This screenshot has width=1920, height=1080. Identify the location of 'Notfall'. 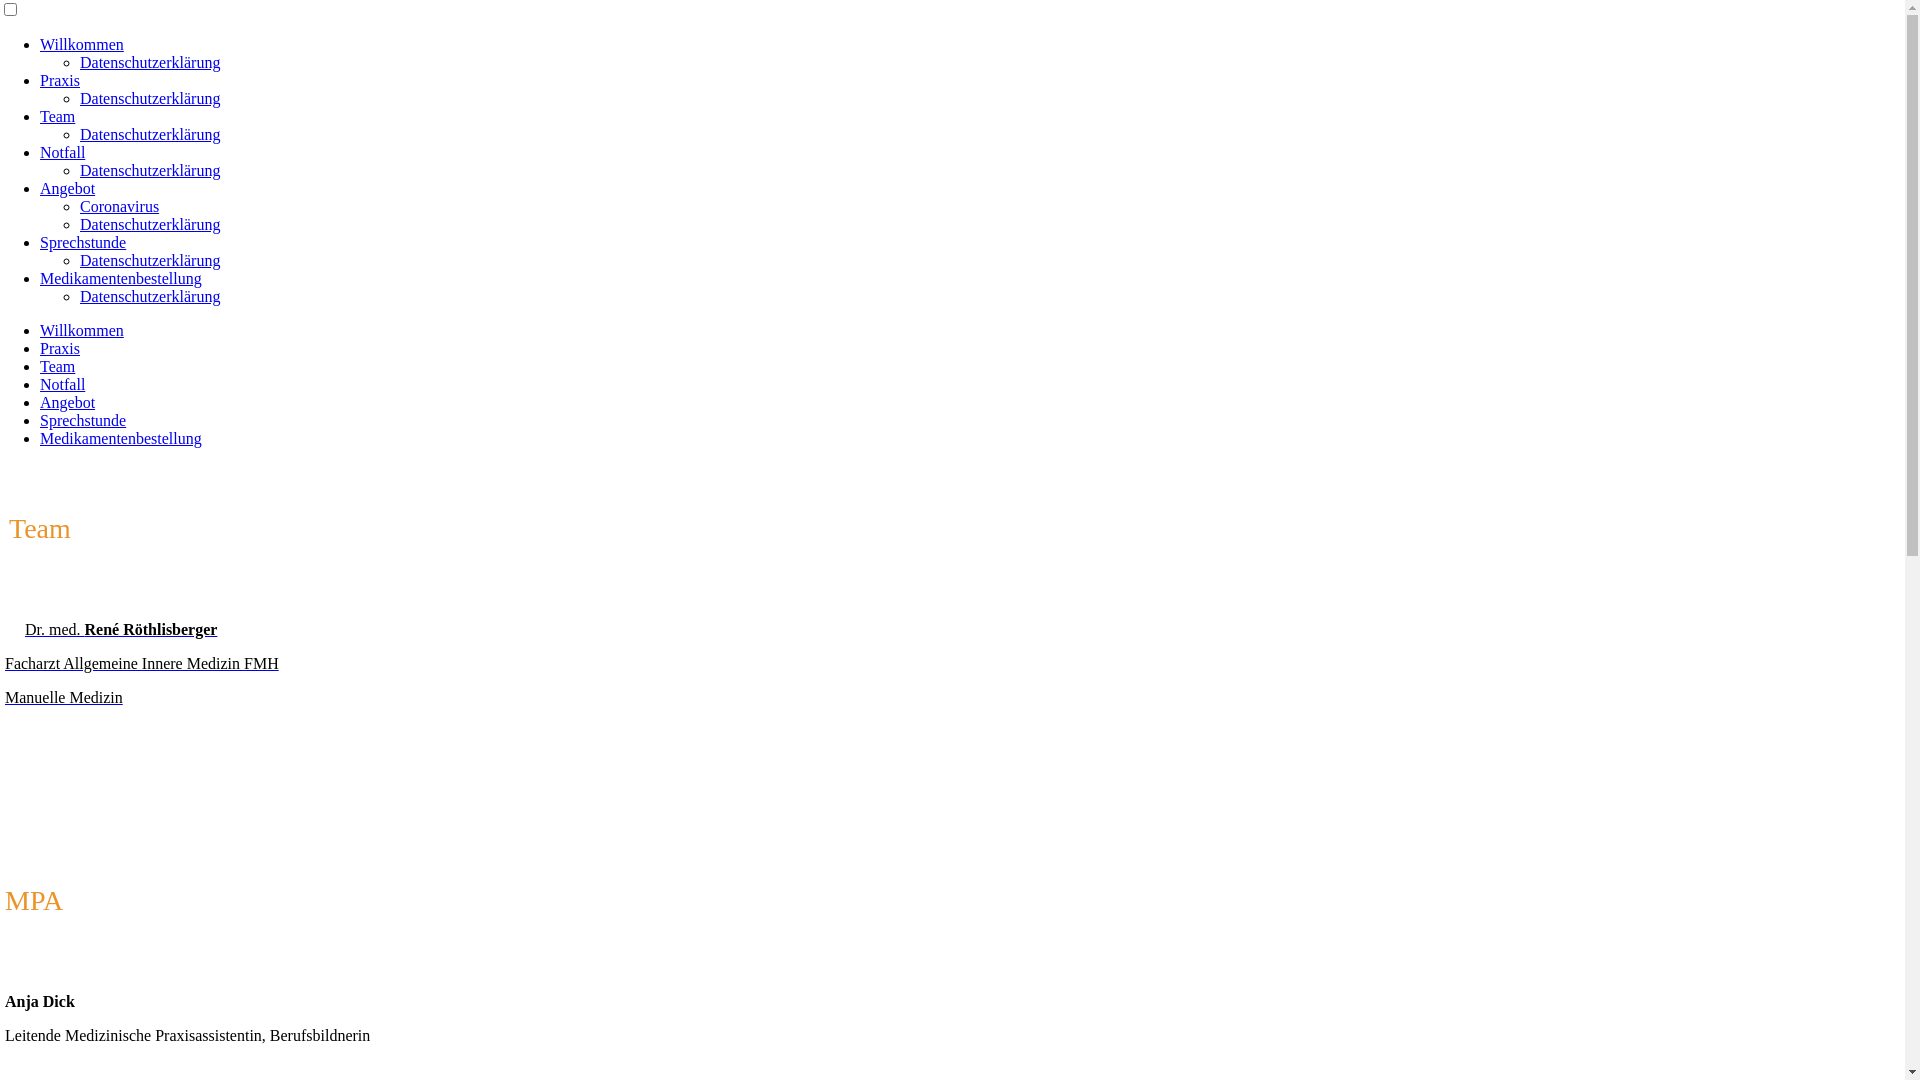
(39, 384).